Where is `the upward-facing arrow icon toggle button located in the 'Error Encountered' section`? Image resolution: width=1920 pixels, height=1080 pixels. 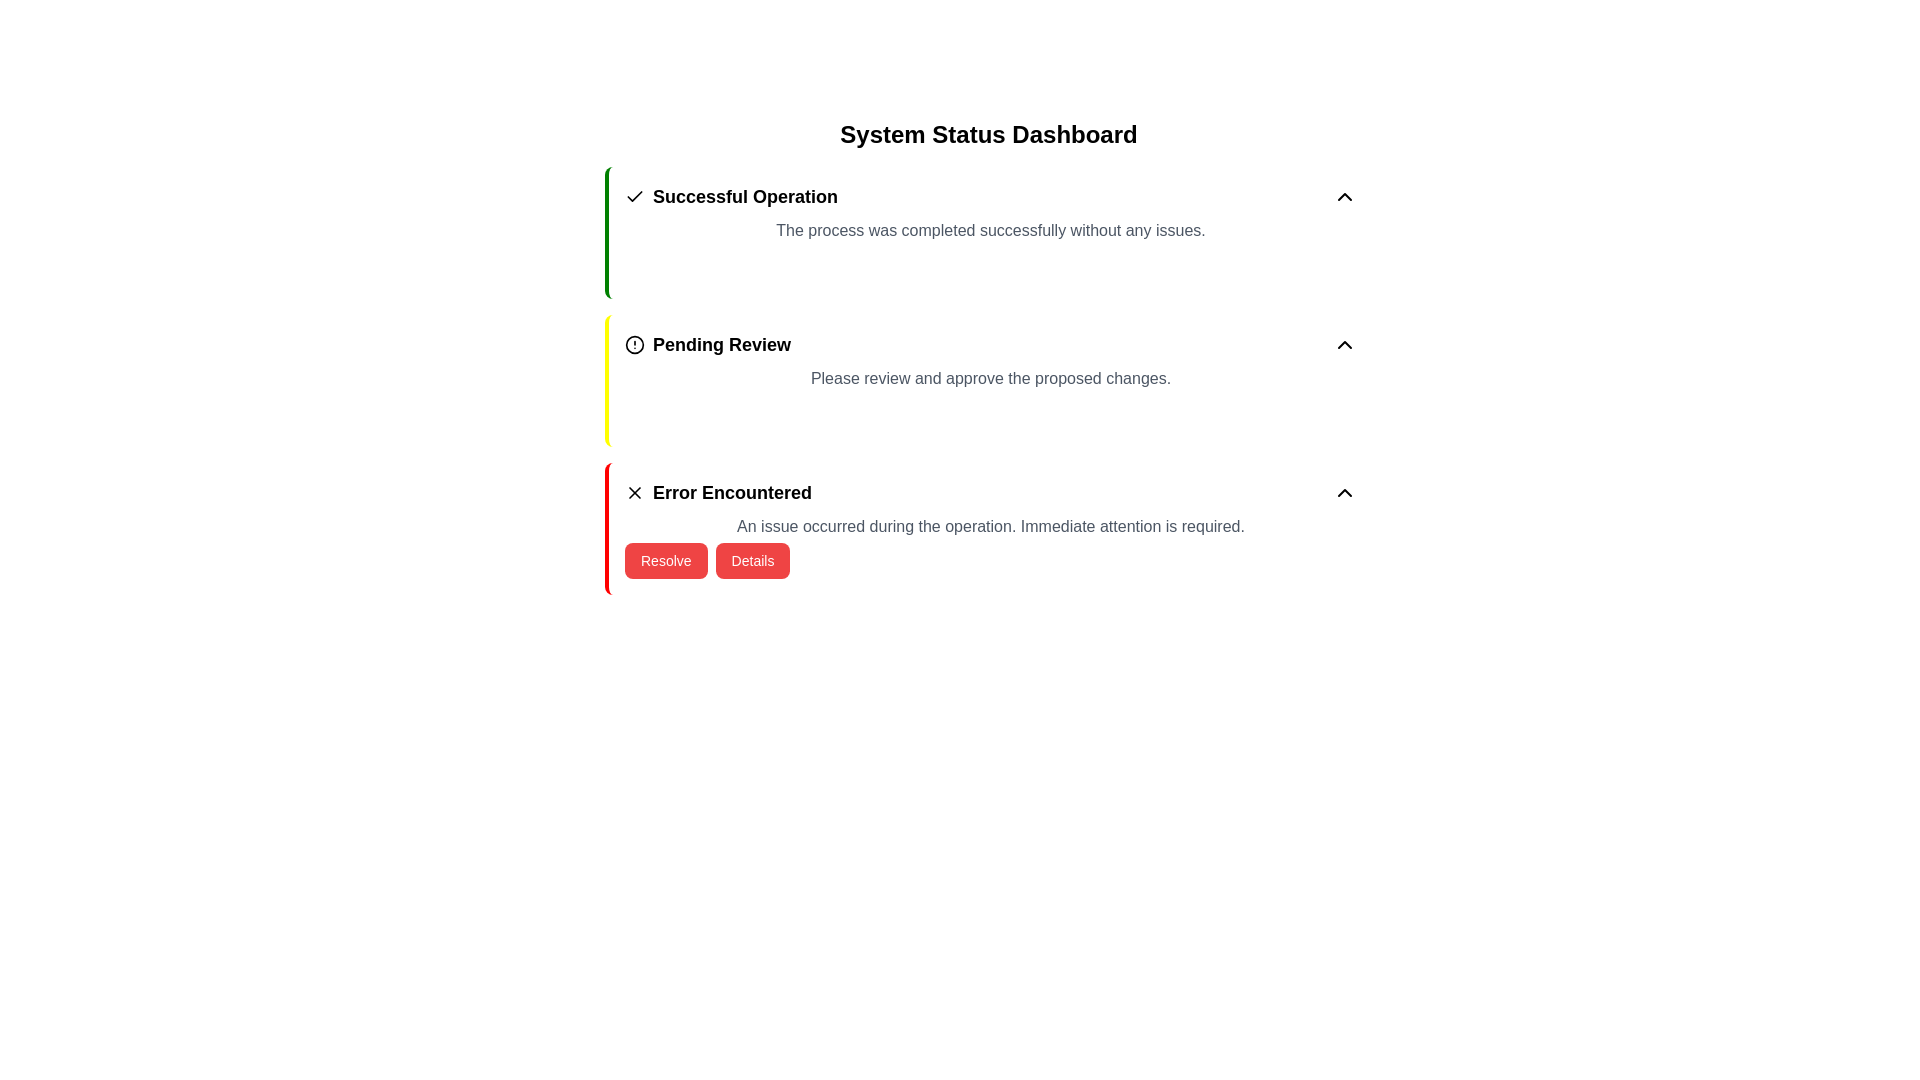
the upward-facing arrow icon toggle button located in the 'Error Encountered' section is located at coordinates (1344, 493).